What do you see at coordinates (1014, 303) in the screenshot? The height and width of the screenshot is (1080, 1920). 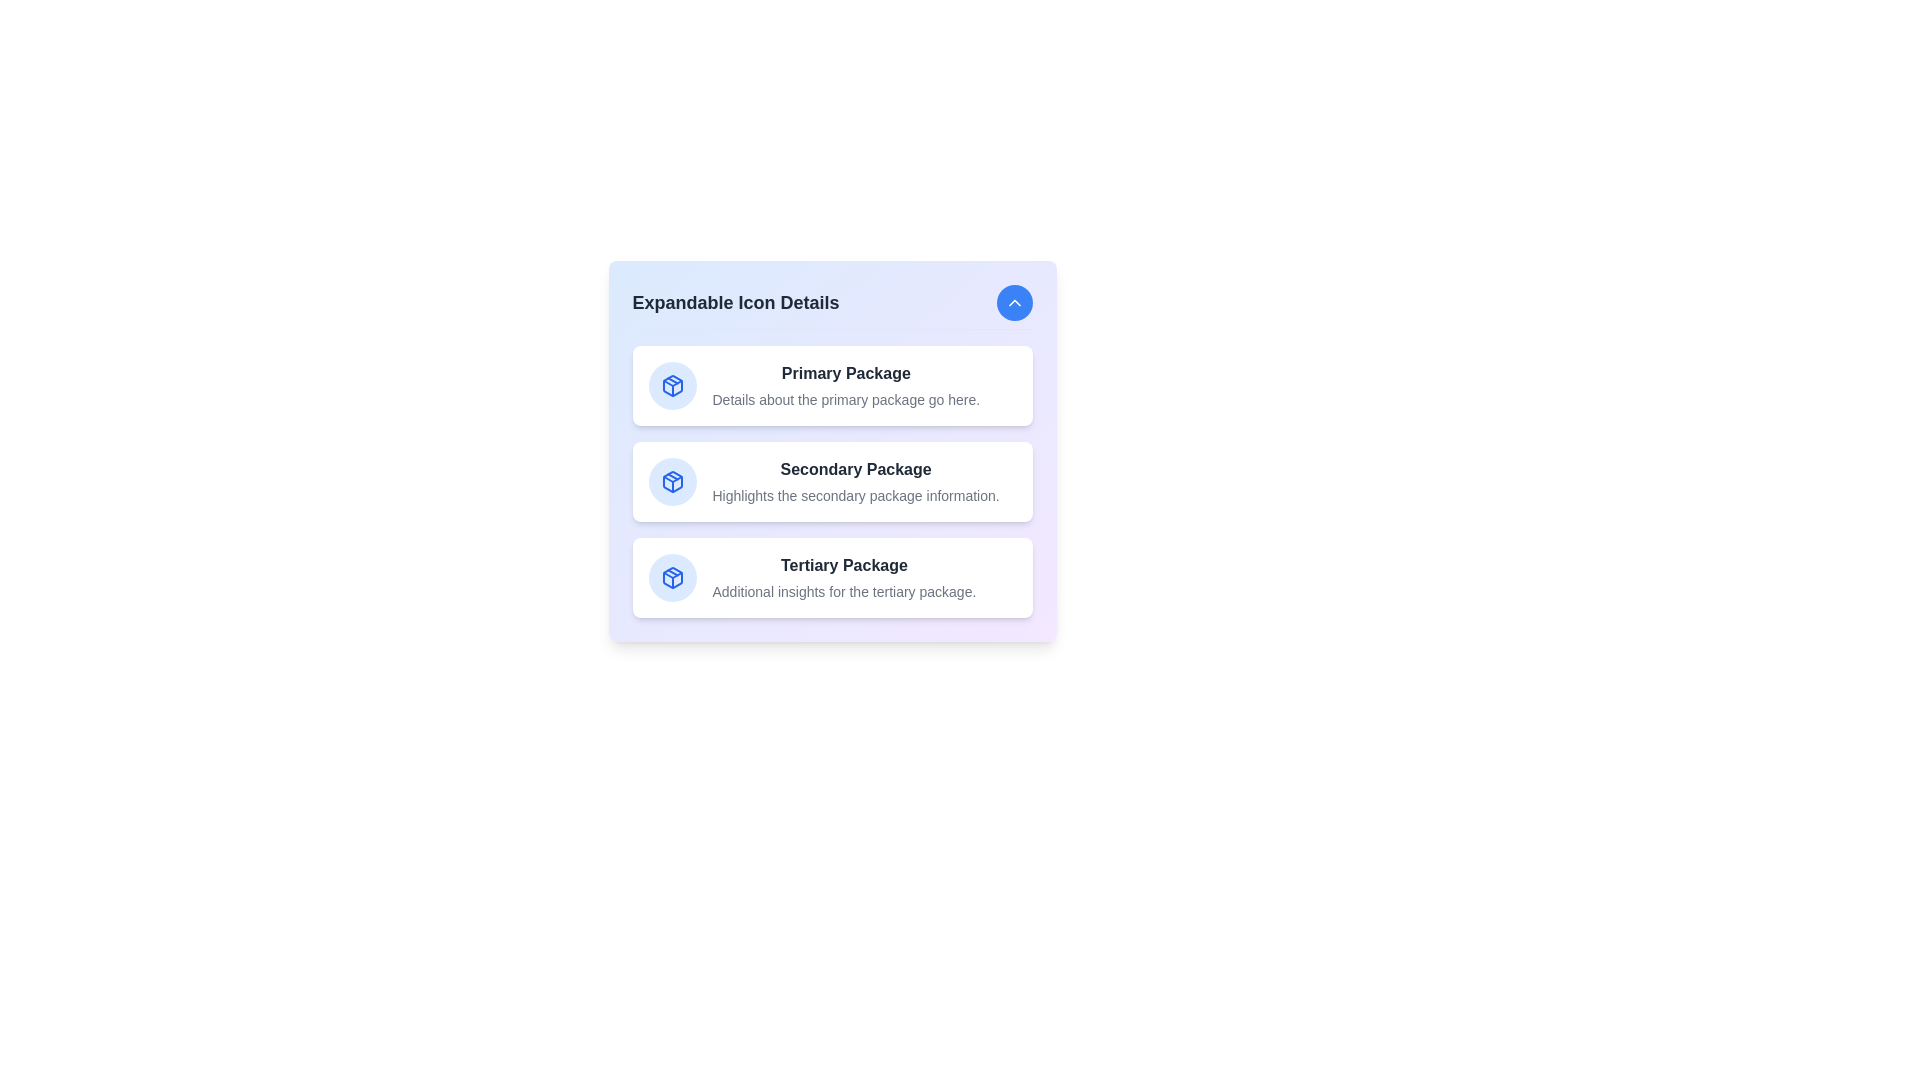 I see `the button located in the header of the 'Expandable Icon Details' panel` at bounding box center [1014, 303].